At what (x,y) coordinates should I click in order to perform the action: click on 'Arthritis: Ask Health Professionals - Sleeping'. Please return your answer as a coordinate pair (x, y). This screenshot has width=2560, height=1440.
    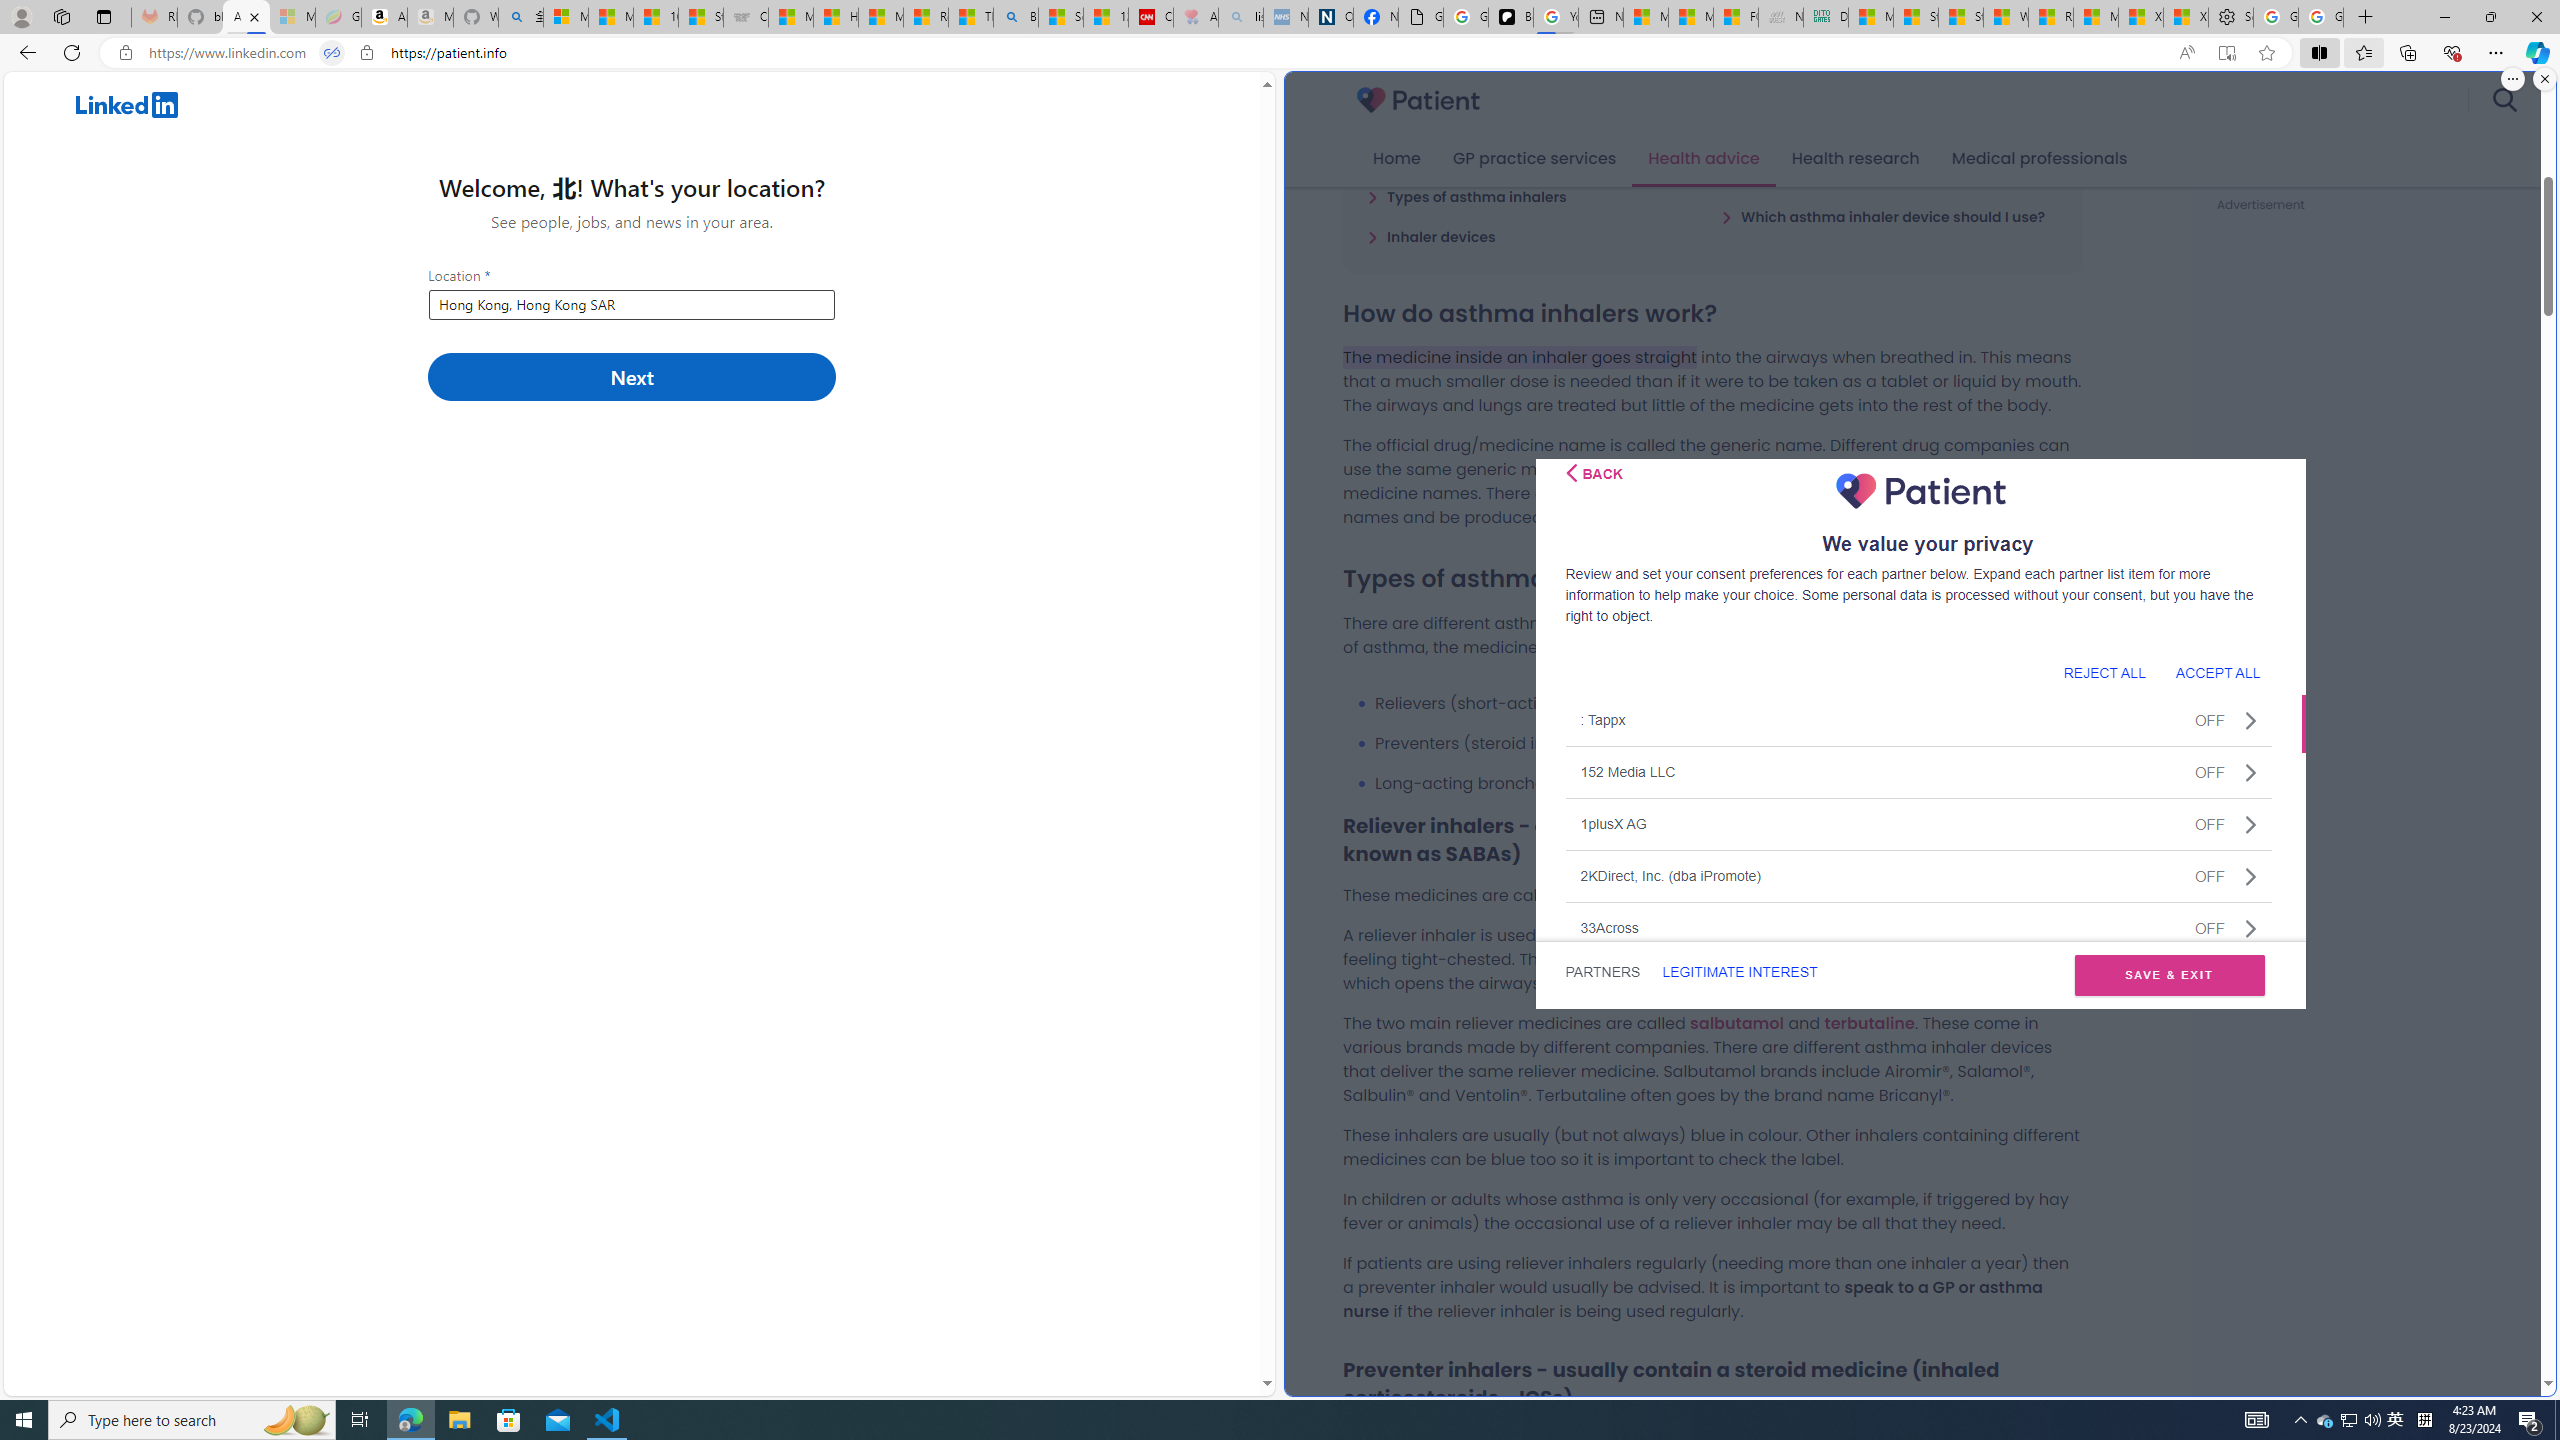
    Looking at the image, I should click on (1194, 16).